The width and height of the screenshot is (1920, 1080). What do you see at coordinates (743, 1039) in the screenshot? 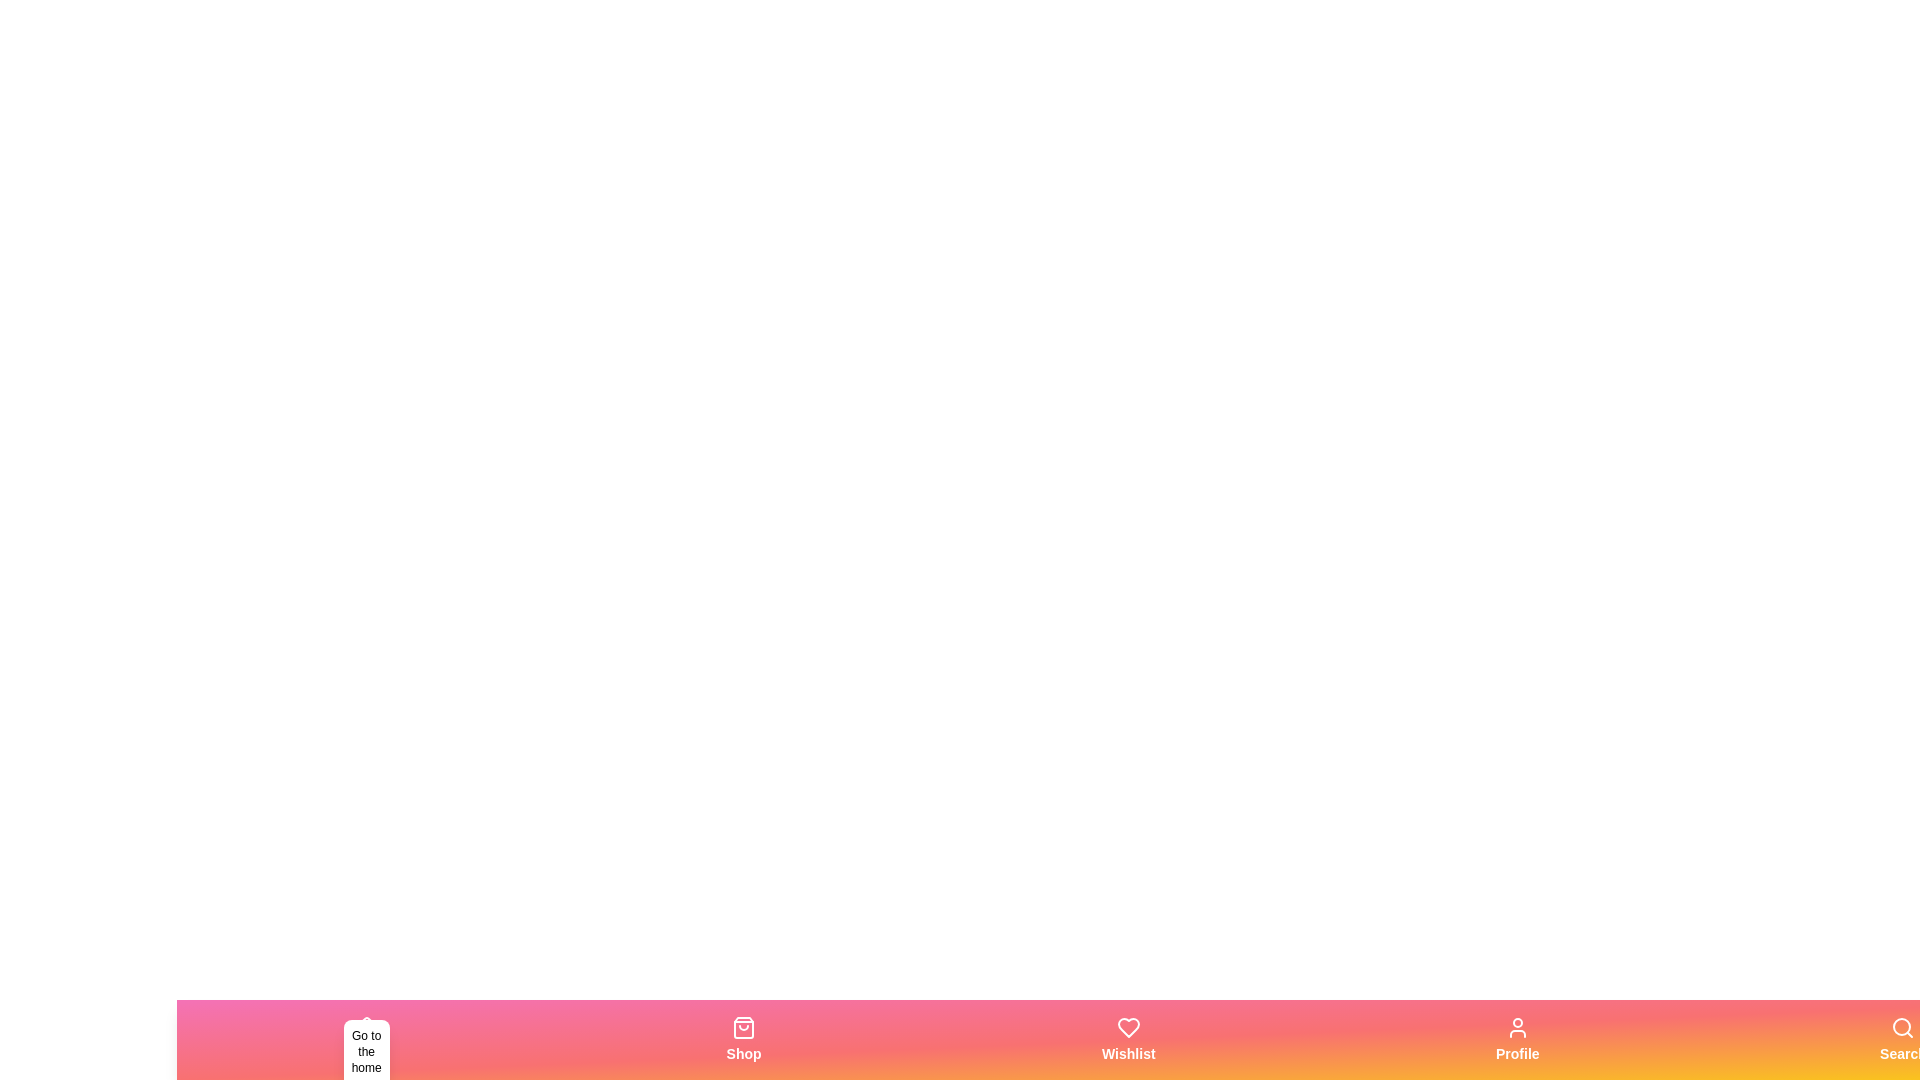
I see `the Shop tab to view its hint` at bounding box center [743, 1039].